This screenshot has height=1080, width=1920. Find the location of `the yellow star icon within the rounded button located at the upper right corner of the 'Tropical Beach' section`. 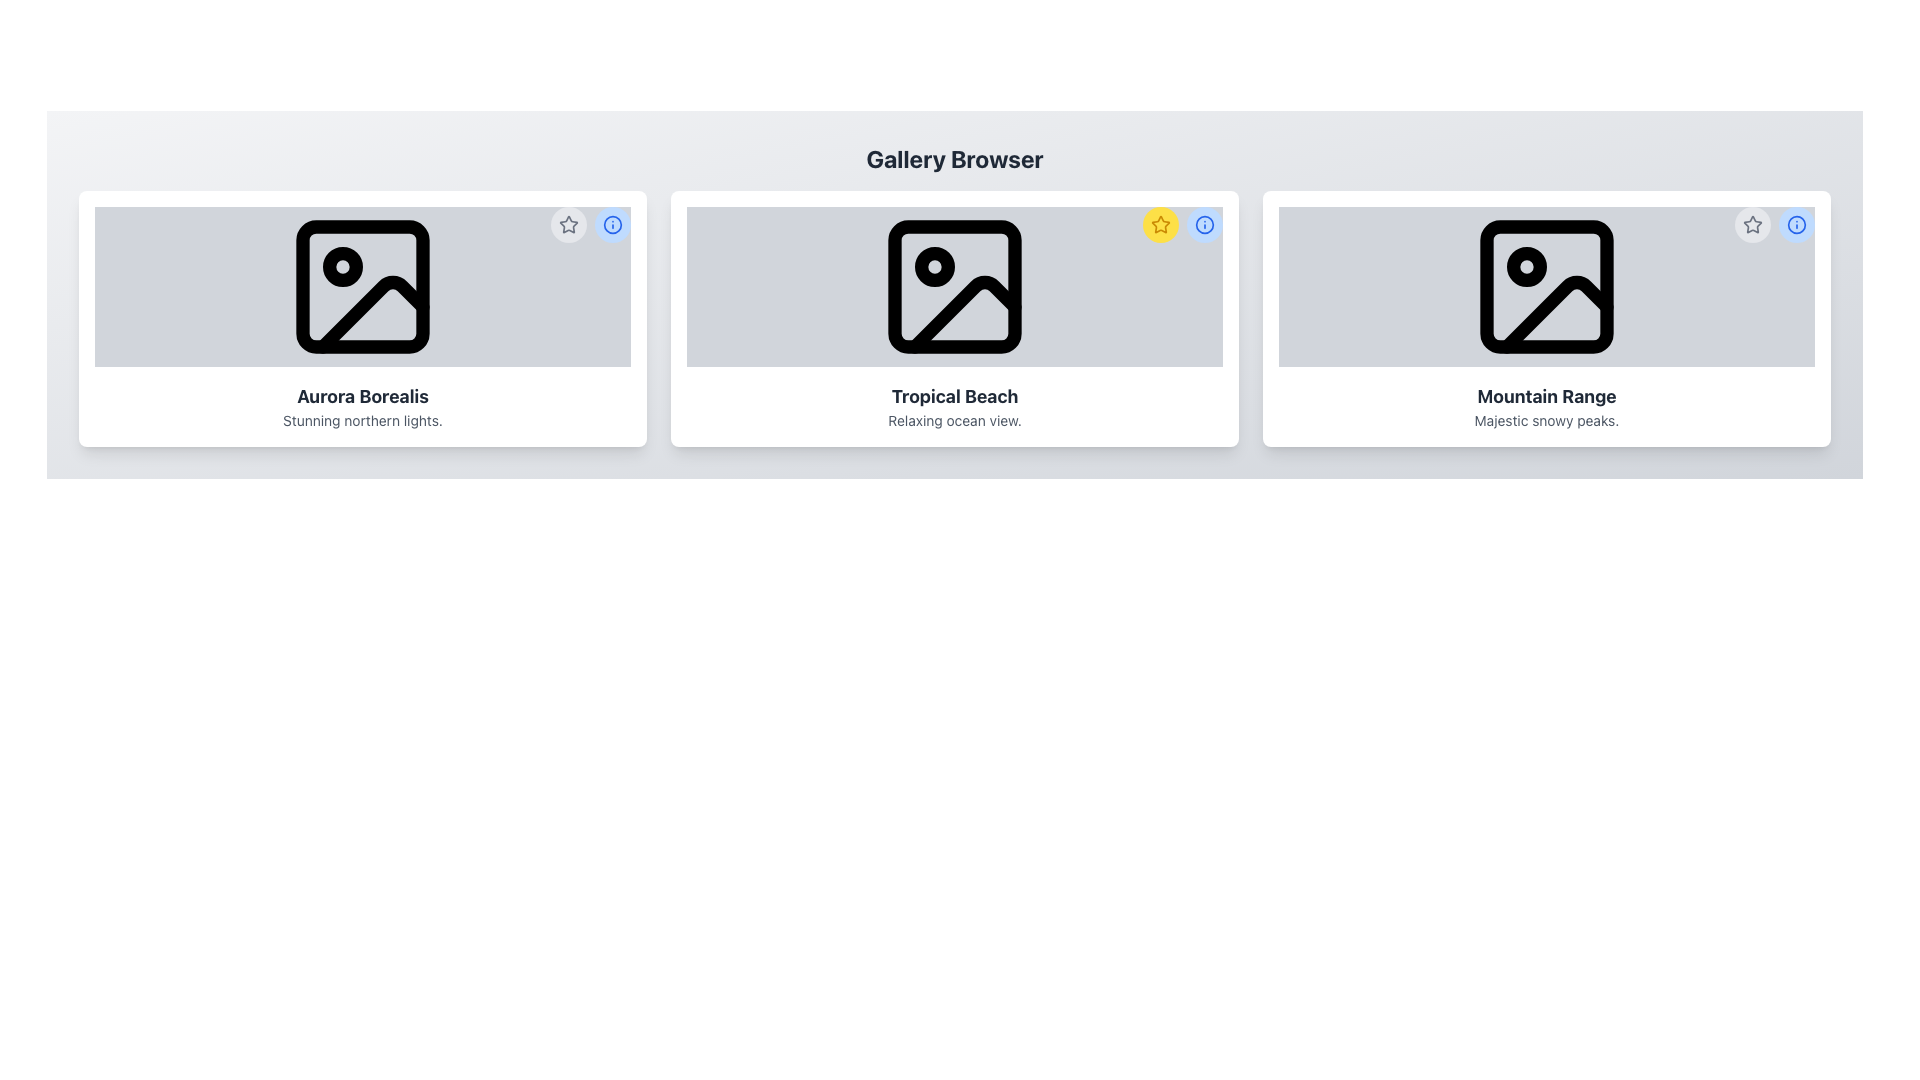

the yellow star icon within the rounded button located at the upper right corner of the 'Tropical Beach' section is located at coordinates (1161, 224).